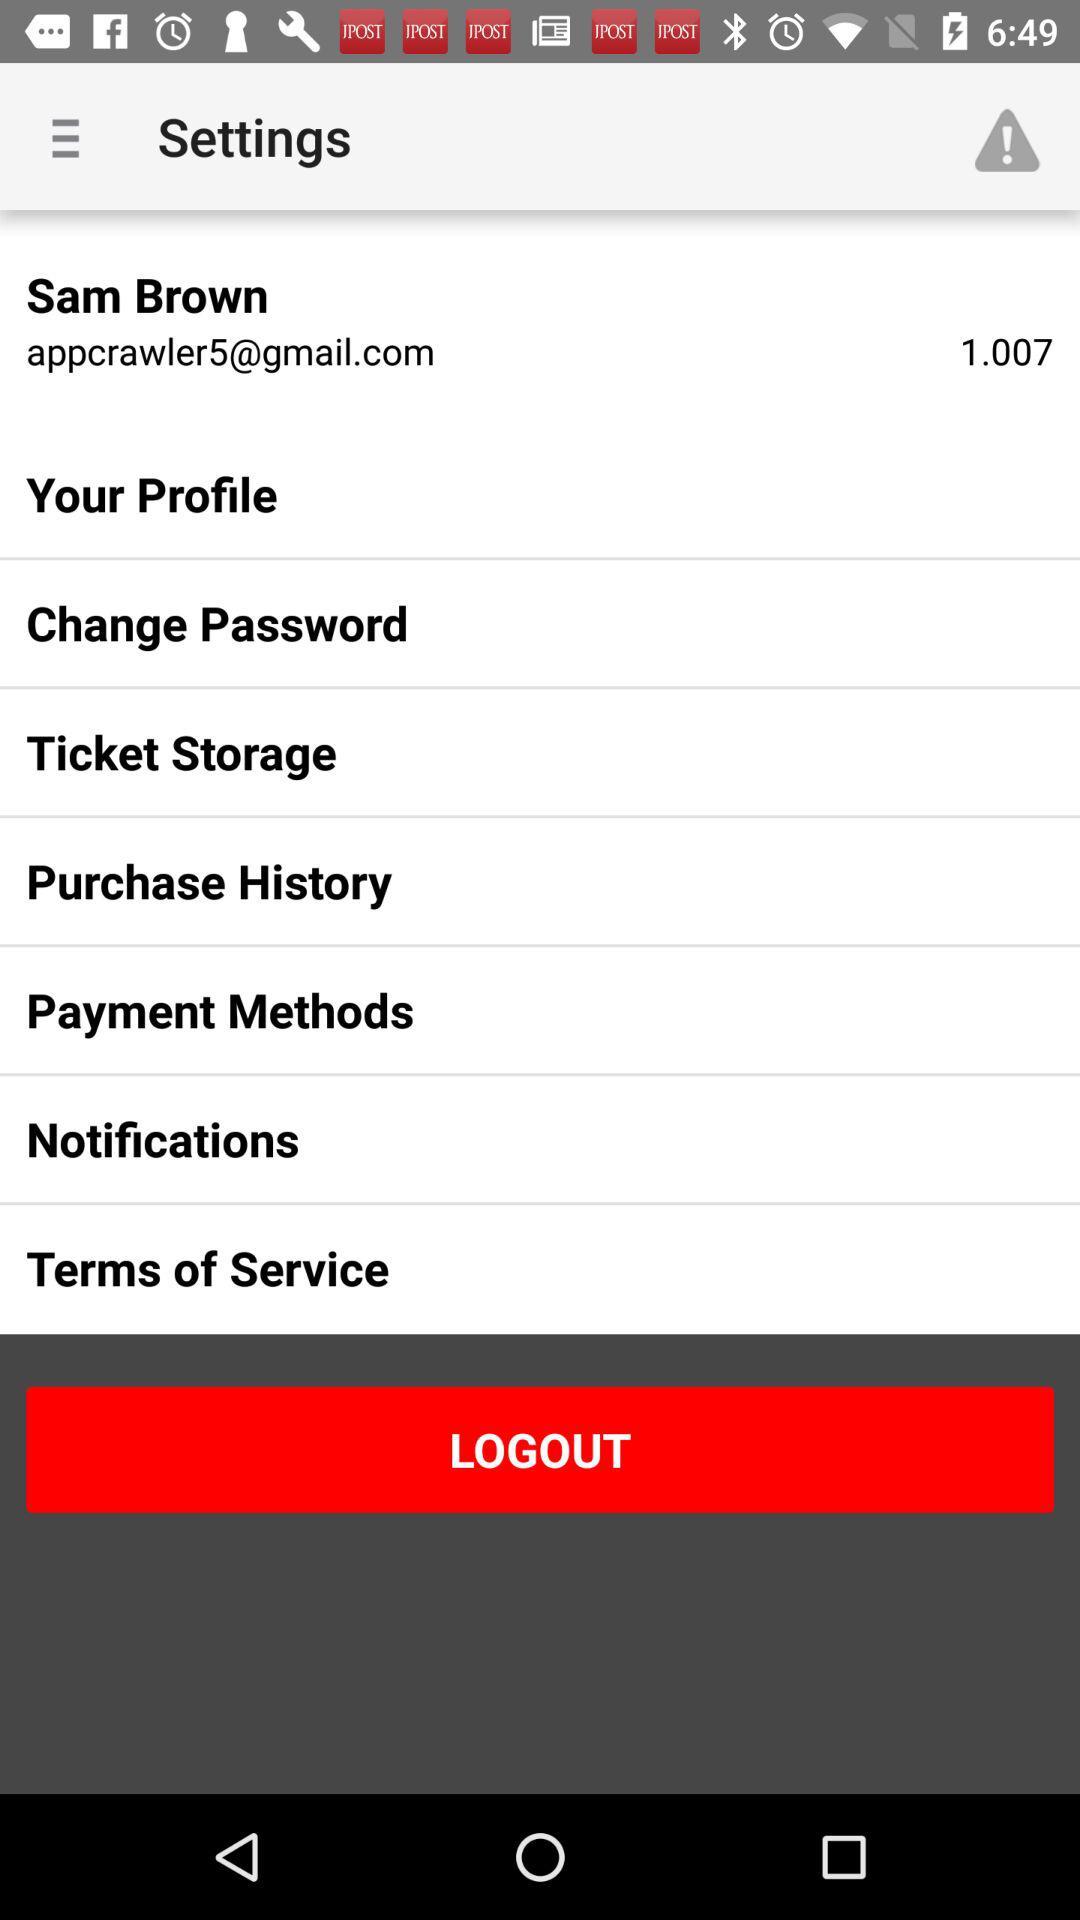 The image size is (1080, 1920). I want to click on the icon below purchase history item, so click(507, 1010).